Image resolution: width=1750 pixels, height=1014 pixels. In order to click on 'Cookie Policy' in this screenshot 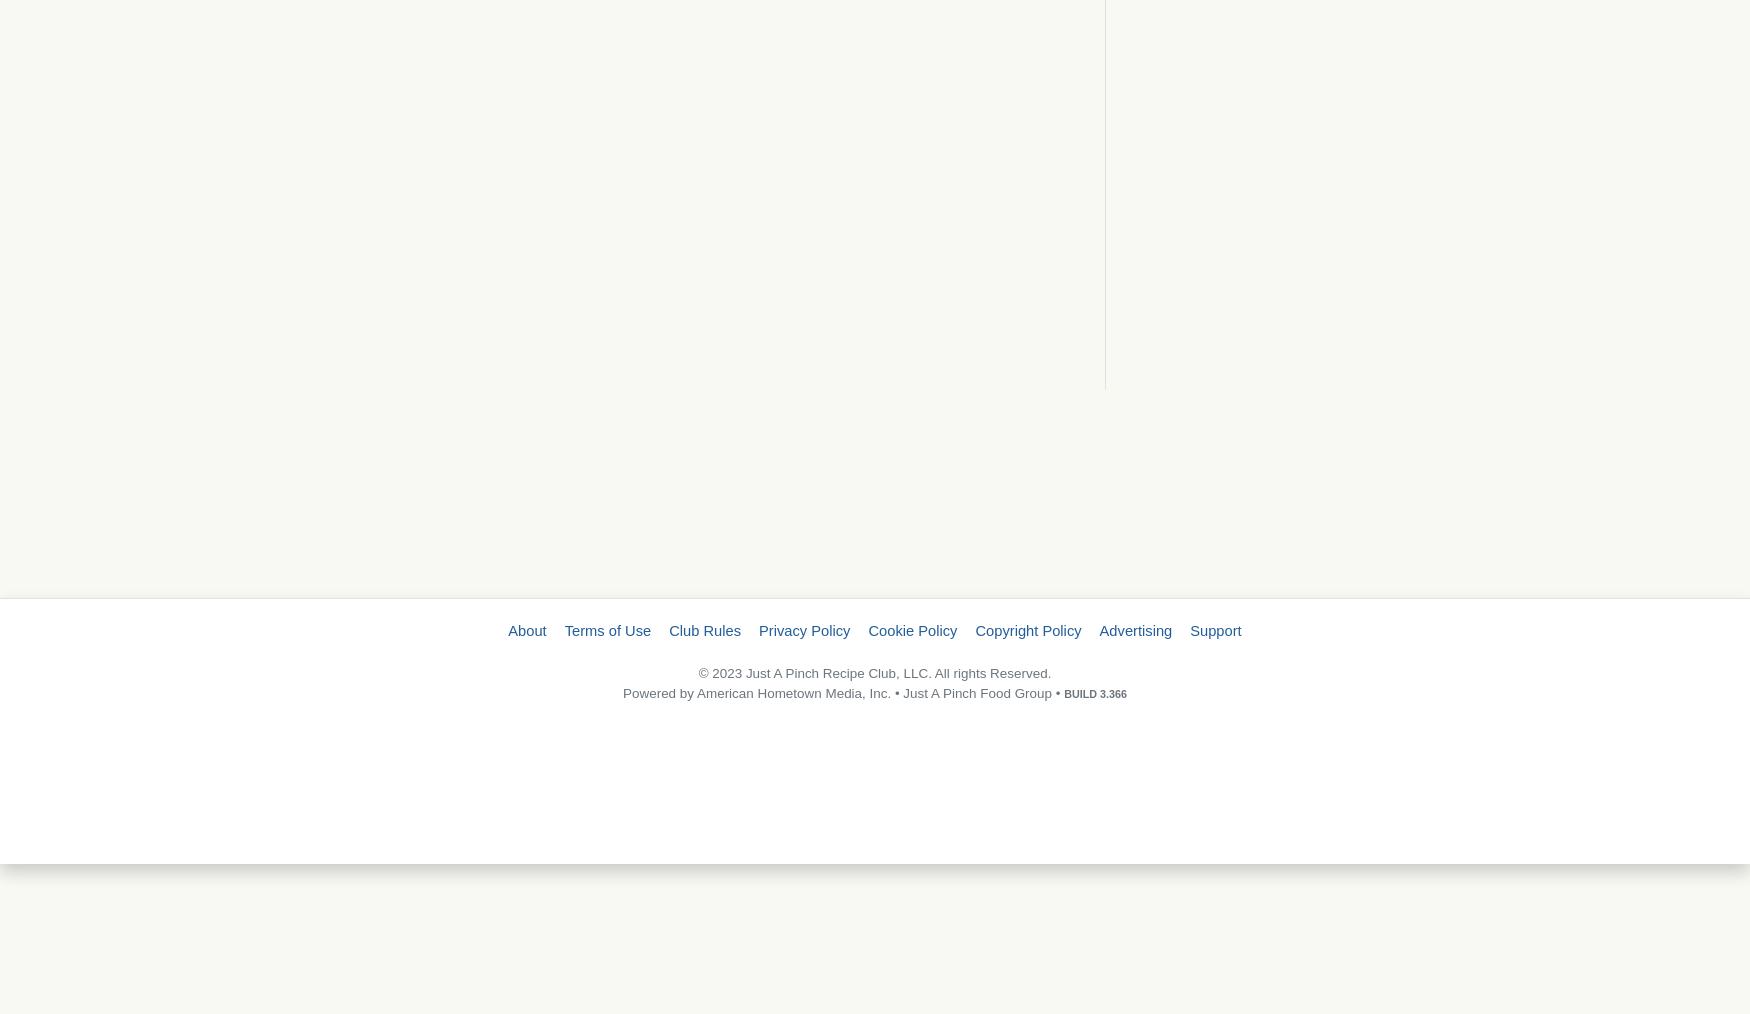, I will do `click(911, 631)`.